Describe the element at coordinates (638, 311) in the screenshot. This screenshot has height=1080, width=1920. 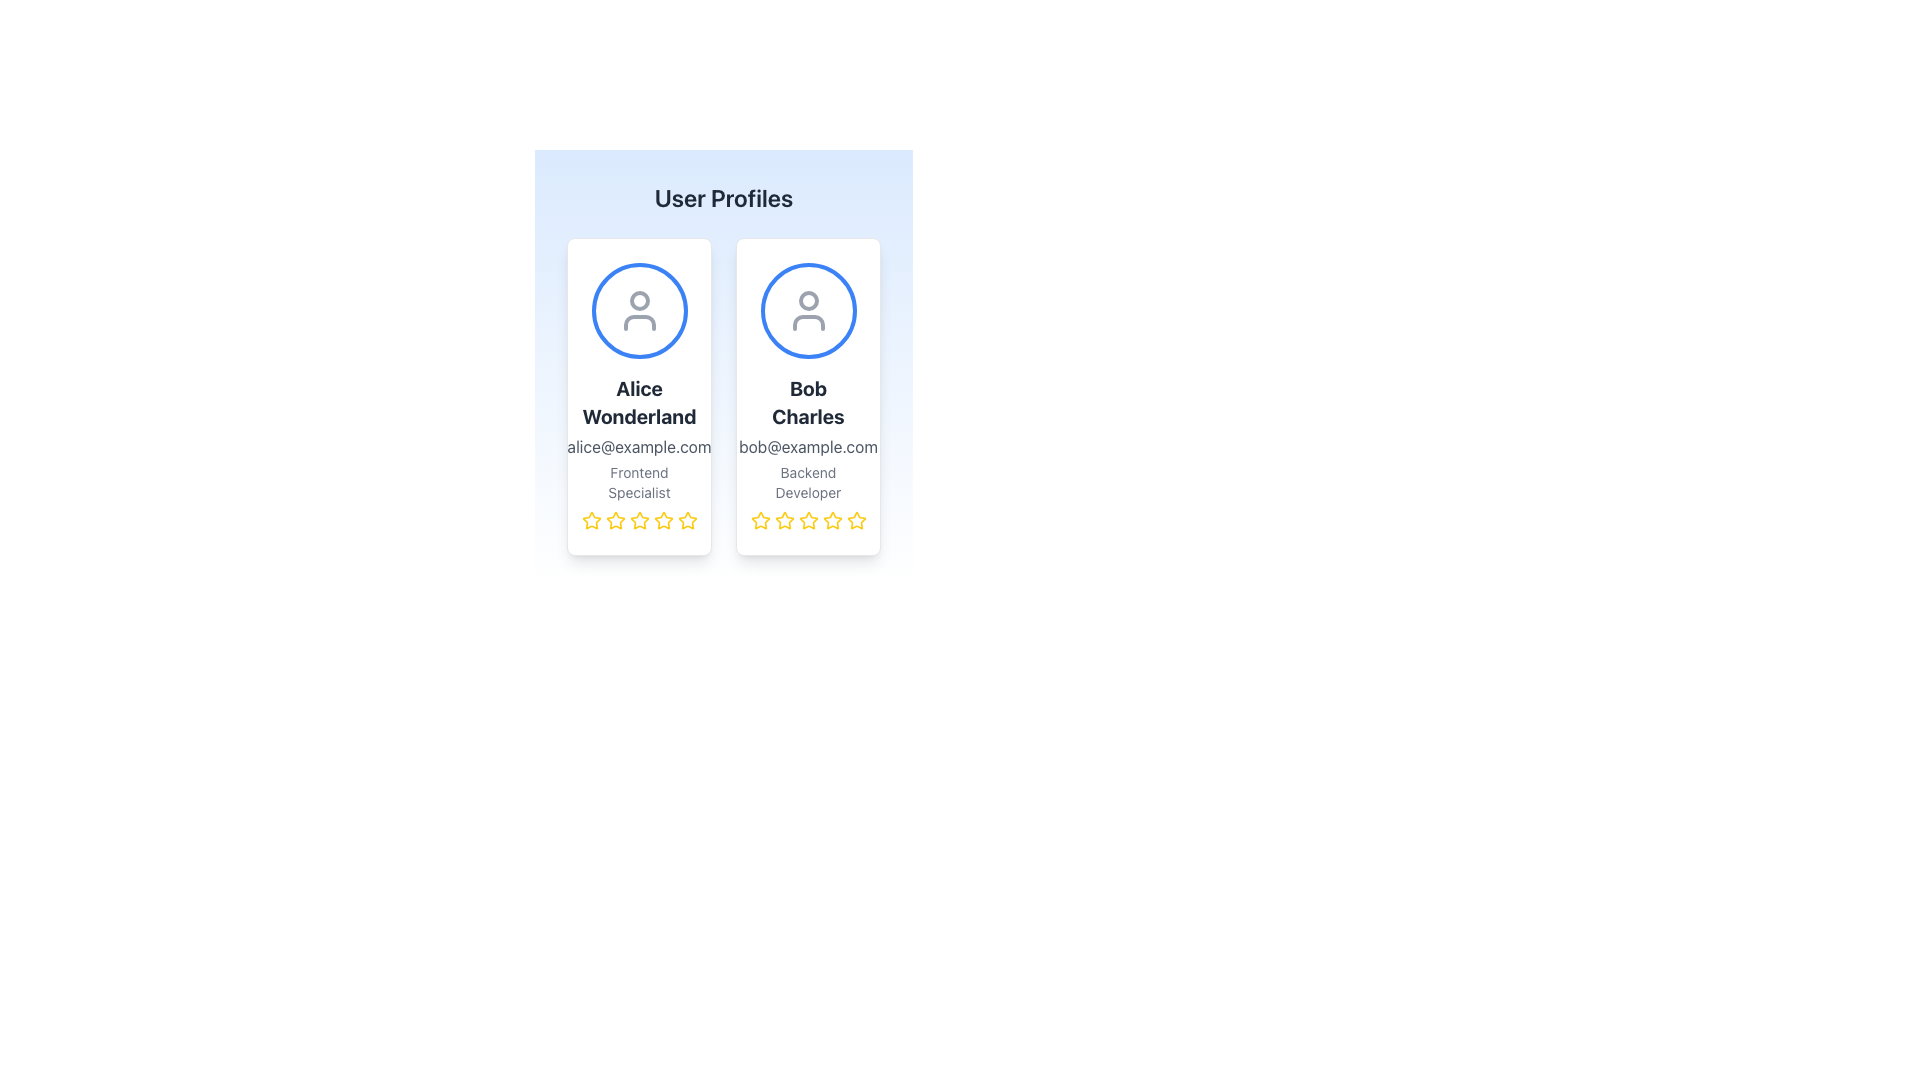
I see `the user icon representing Alice Wonderland in the upper section of the leftmost profile card, which has a simplistic gray design of a head and shoulders` at that location.